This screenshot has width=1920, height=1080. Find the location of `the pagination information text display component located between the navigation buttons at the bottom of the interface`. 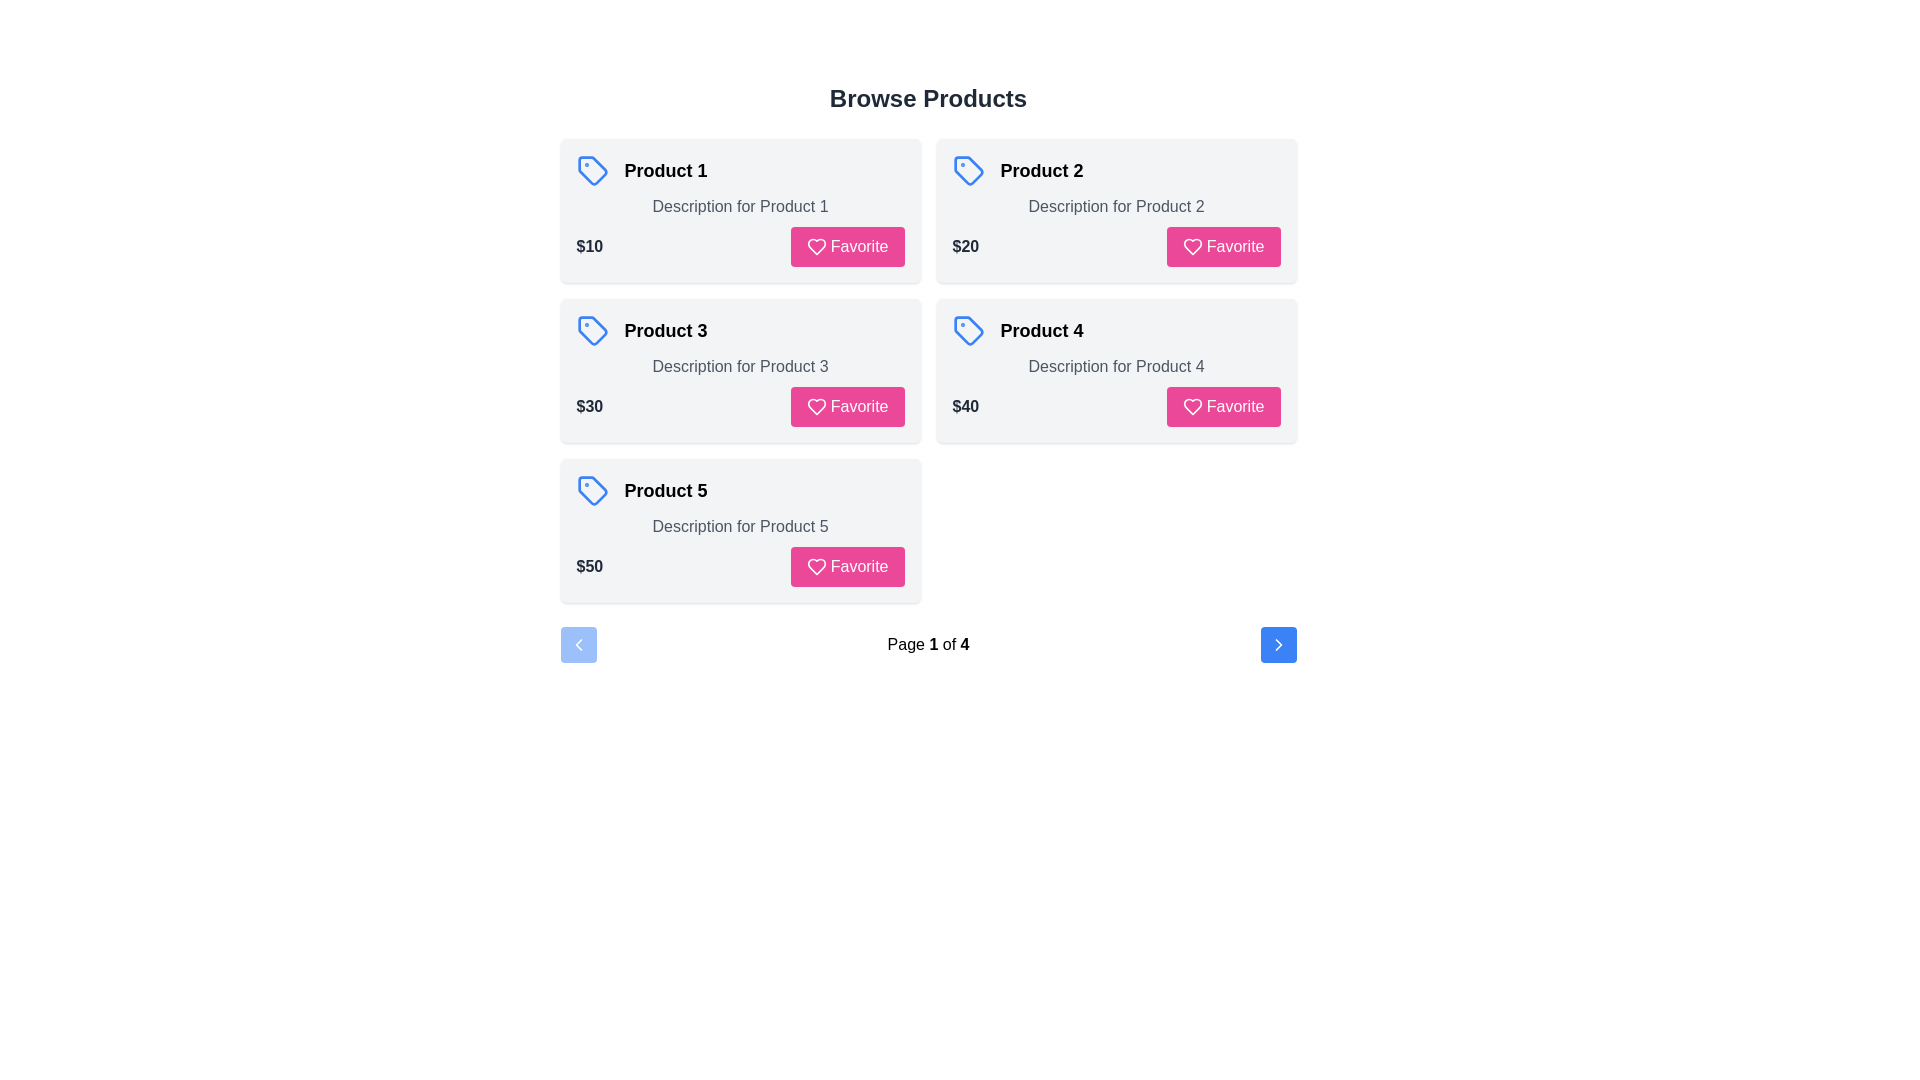

the pagination information text display component located between the navigation buttons at the bottom of the interface is located at coordinates (927, 644).